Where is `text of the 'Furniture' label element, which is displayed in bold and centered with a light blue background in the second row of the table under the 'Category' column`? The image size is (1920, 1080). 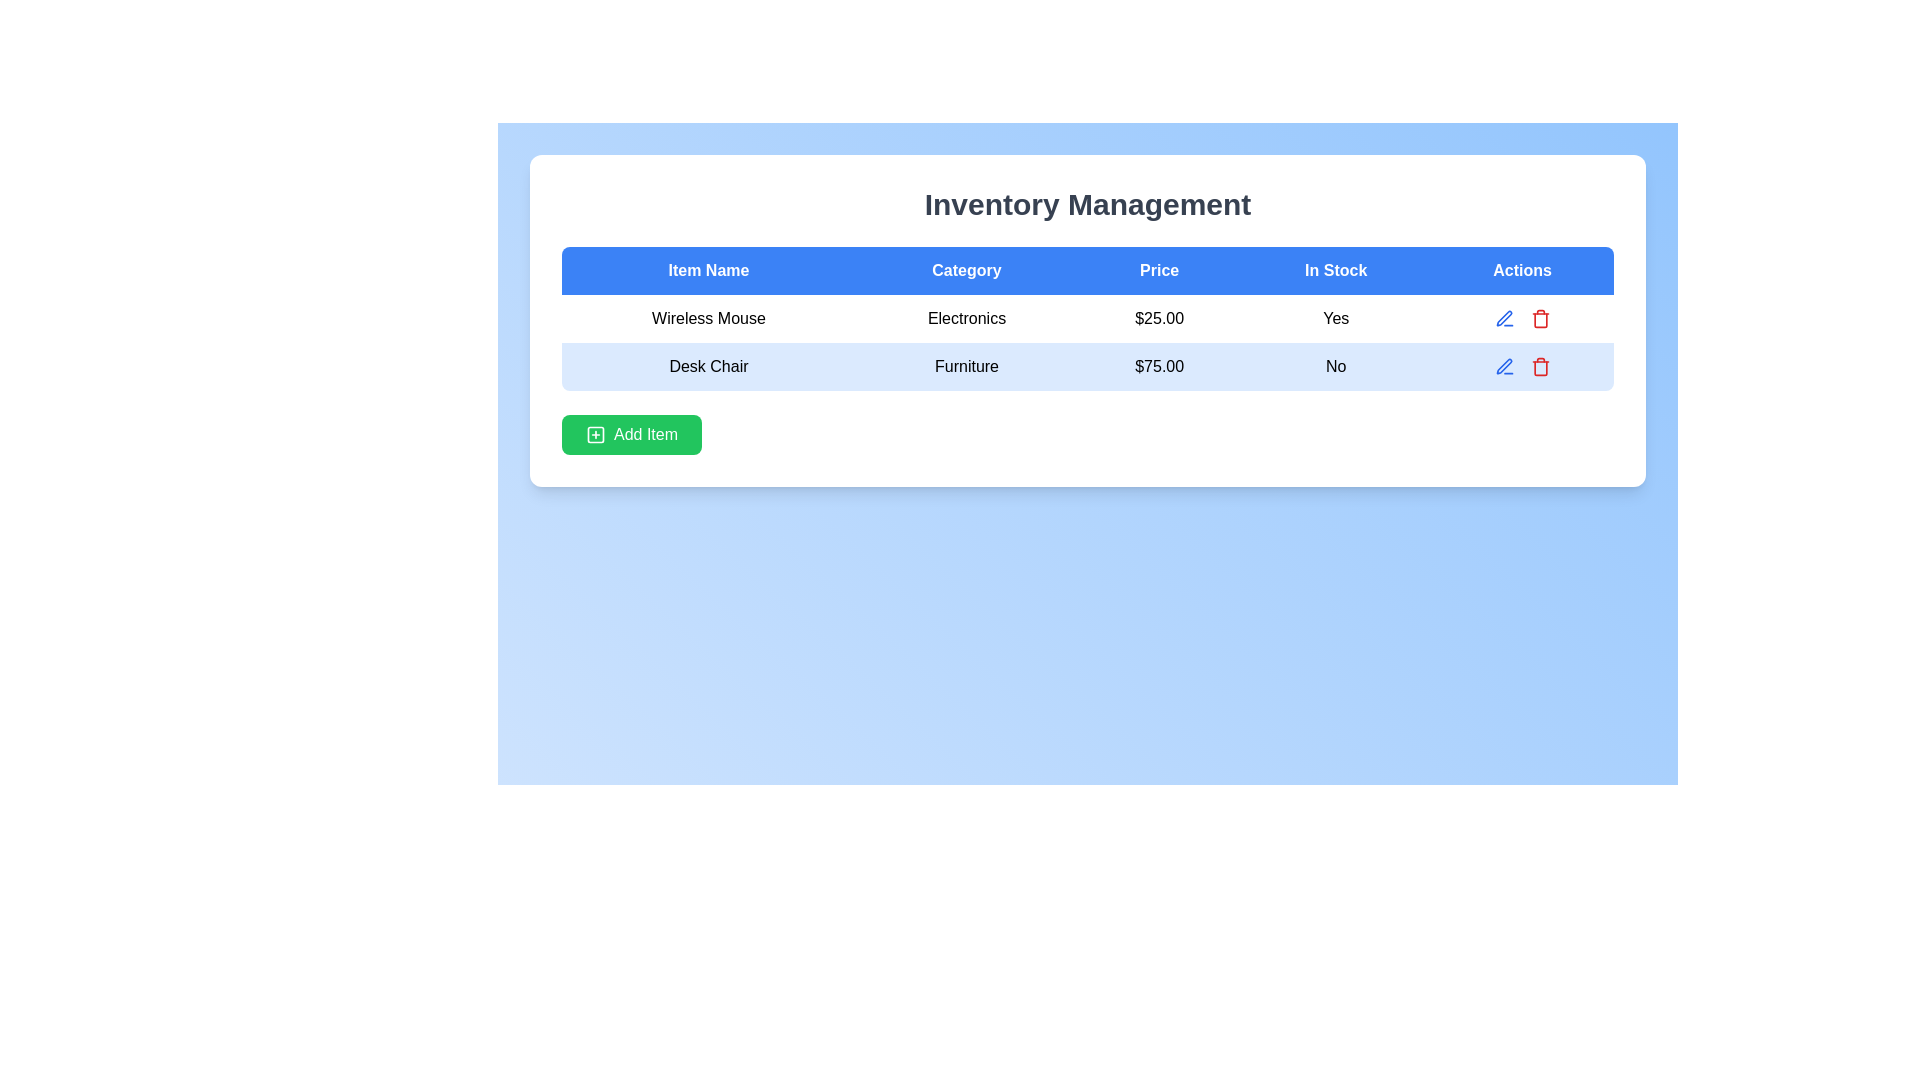
text of the 'Furniture' label element, which is displayed in bold and centered with a light blue background in the second row of the table under the 'Category' column is located at coordinates (966, 366).